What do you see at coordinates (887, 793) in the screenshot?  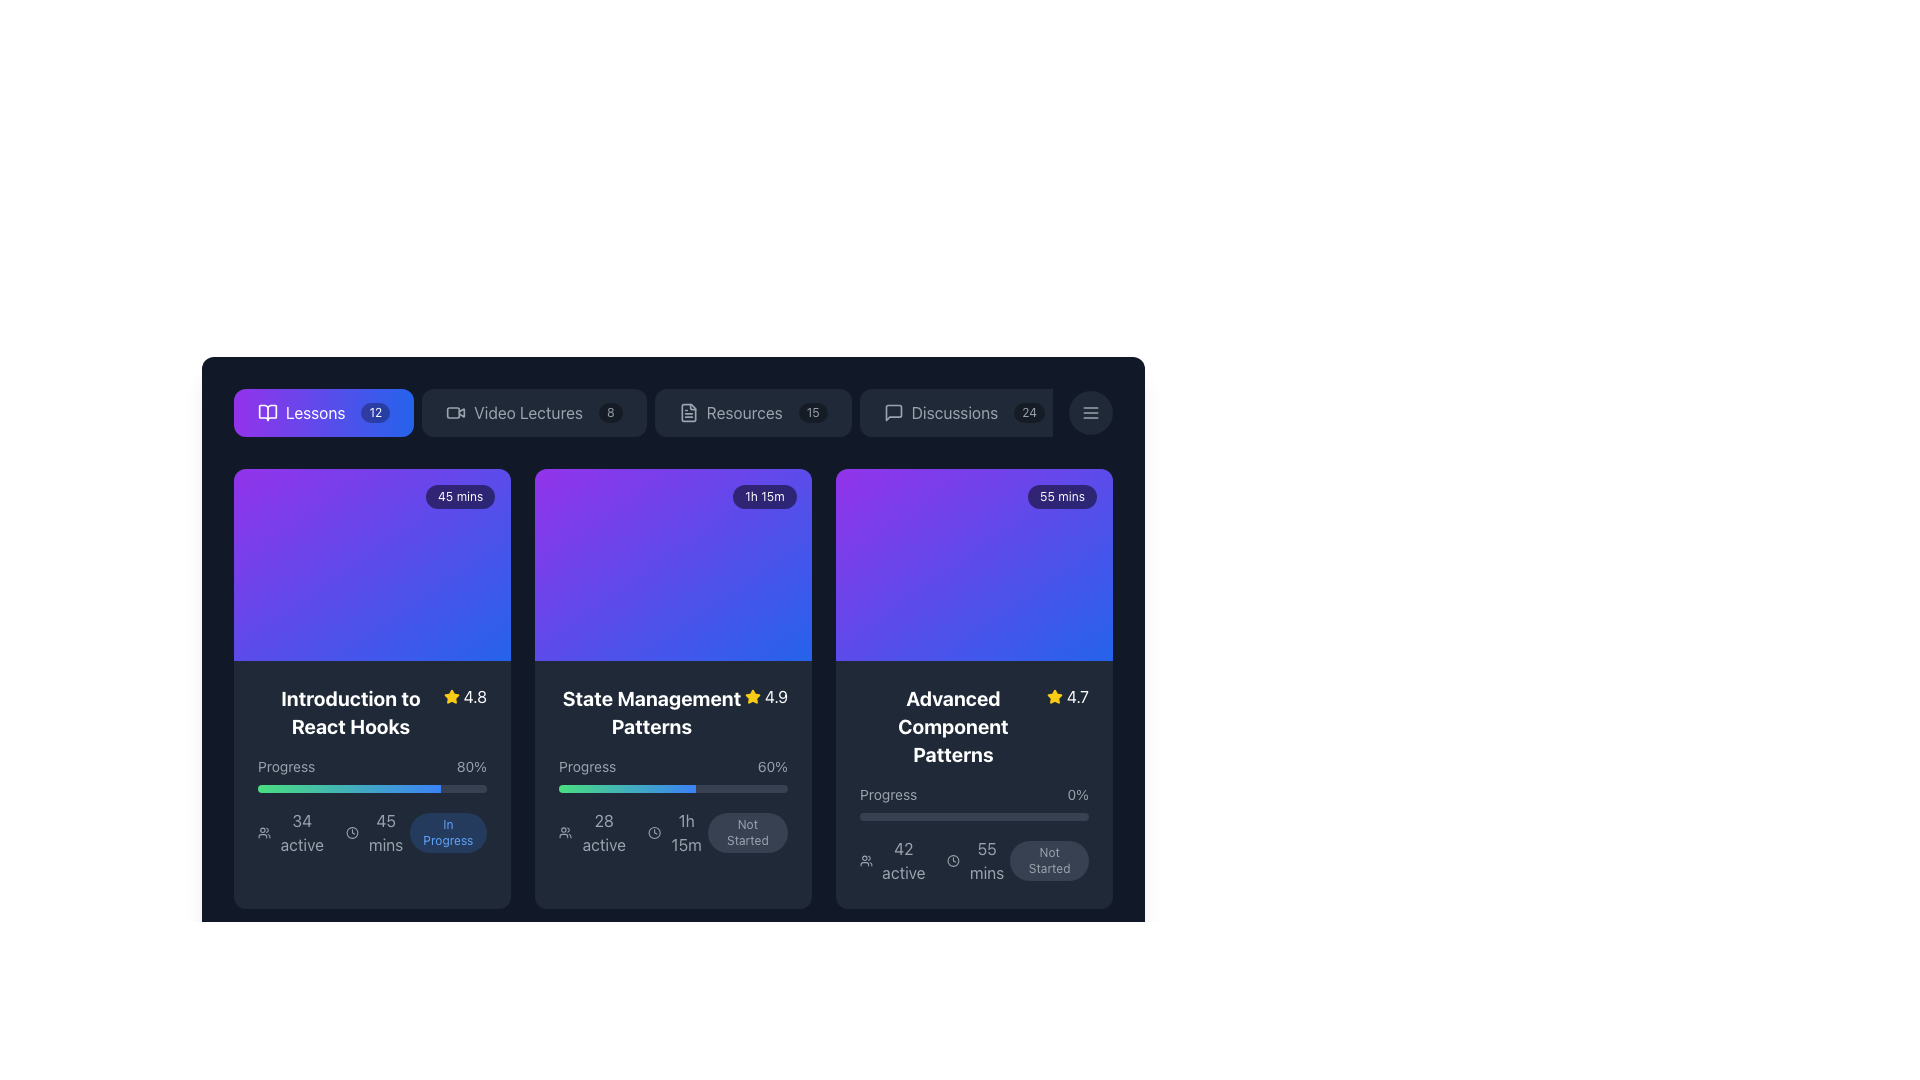 I see `the text label that reads 'Progress', which is styled in a small, gray font and aligned left within a dark rectangle, located above a progress bar and percentage indicator in the card for 'Advanced Component Patterns'` at bounding box center [887, 793].